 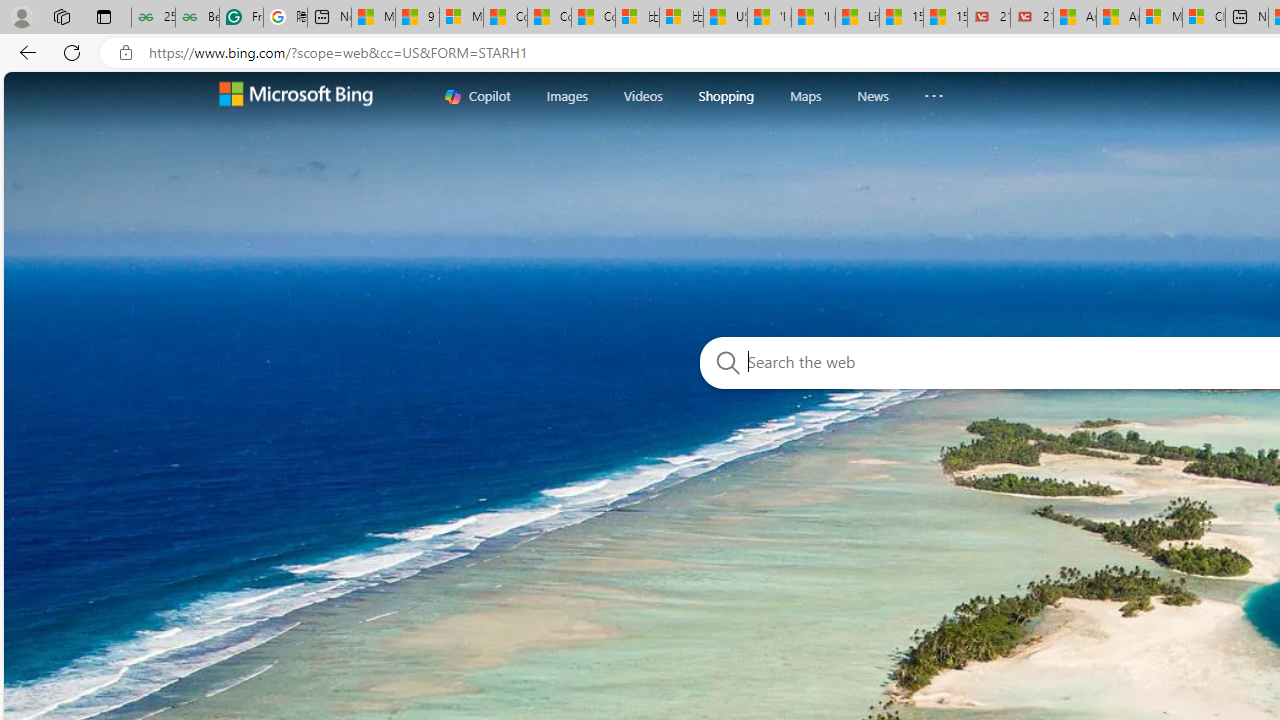 I want to click on 'Videos', so click(x=643, y=95).